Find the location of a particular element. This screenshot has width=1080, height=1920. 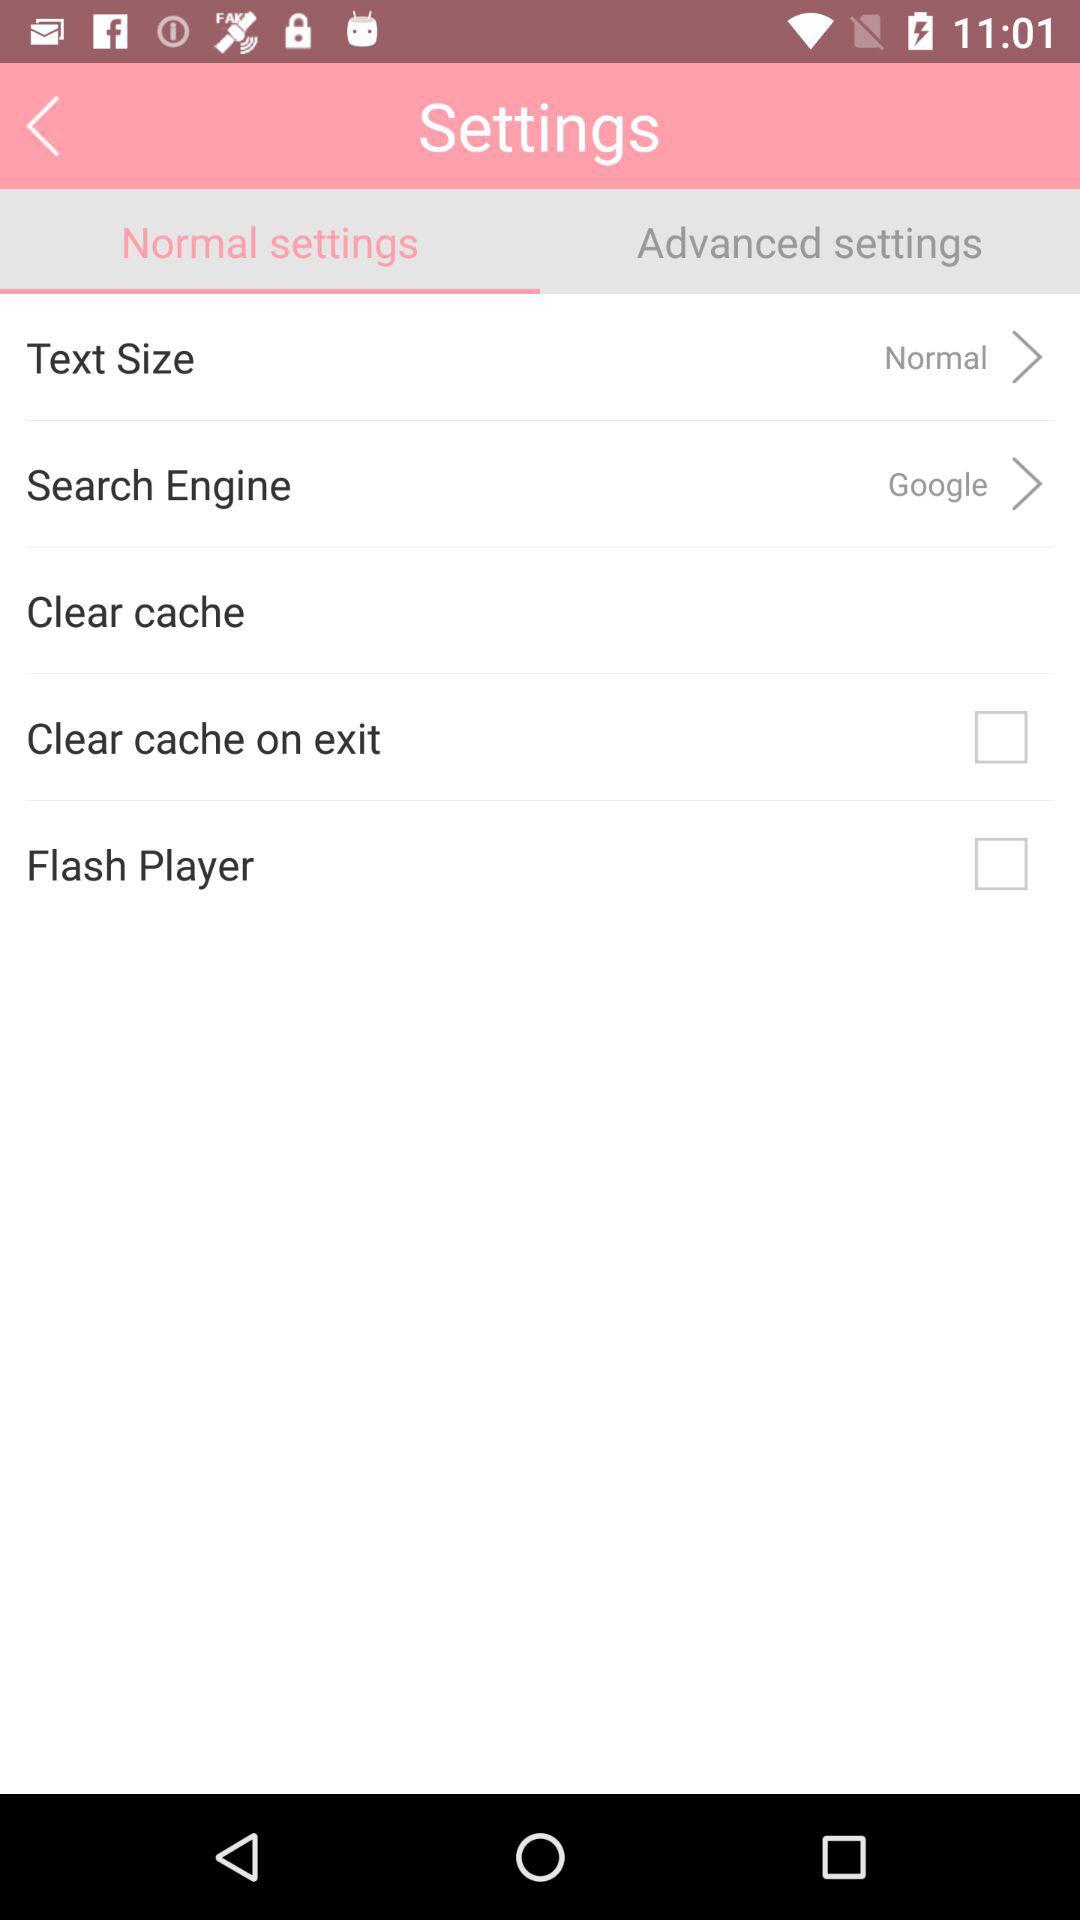

allow flash player is located at coordinates (1001, 864).